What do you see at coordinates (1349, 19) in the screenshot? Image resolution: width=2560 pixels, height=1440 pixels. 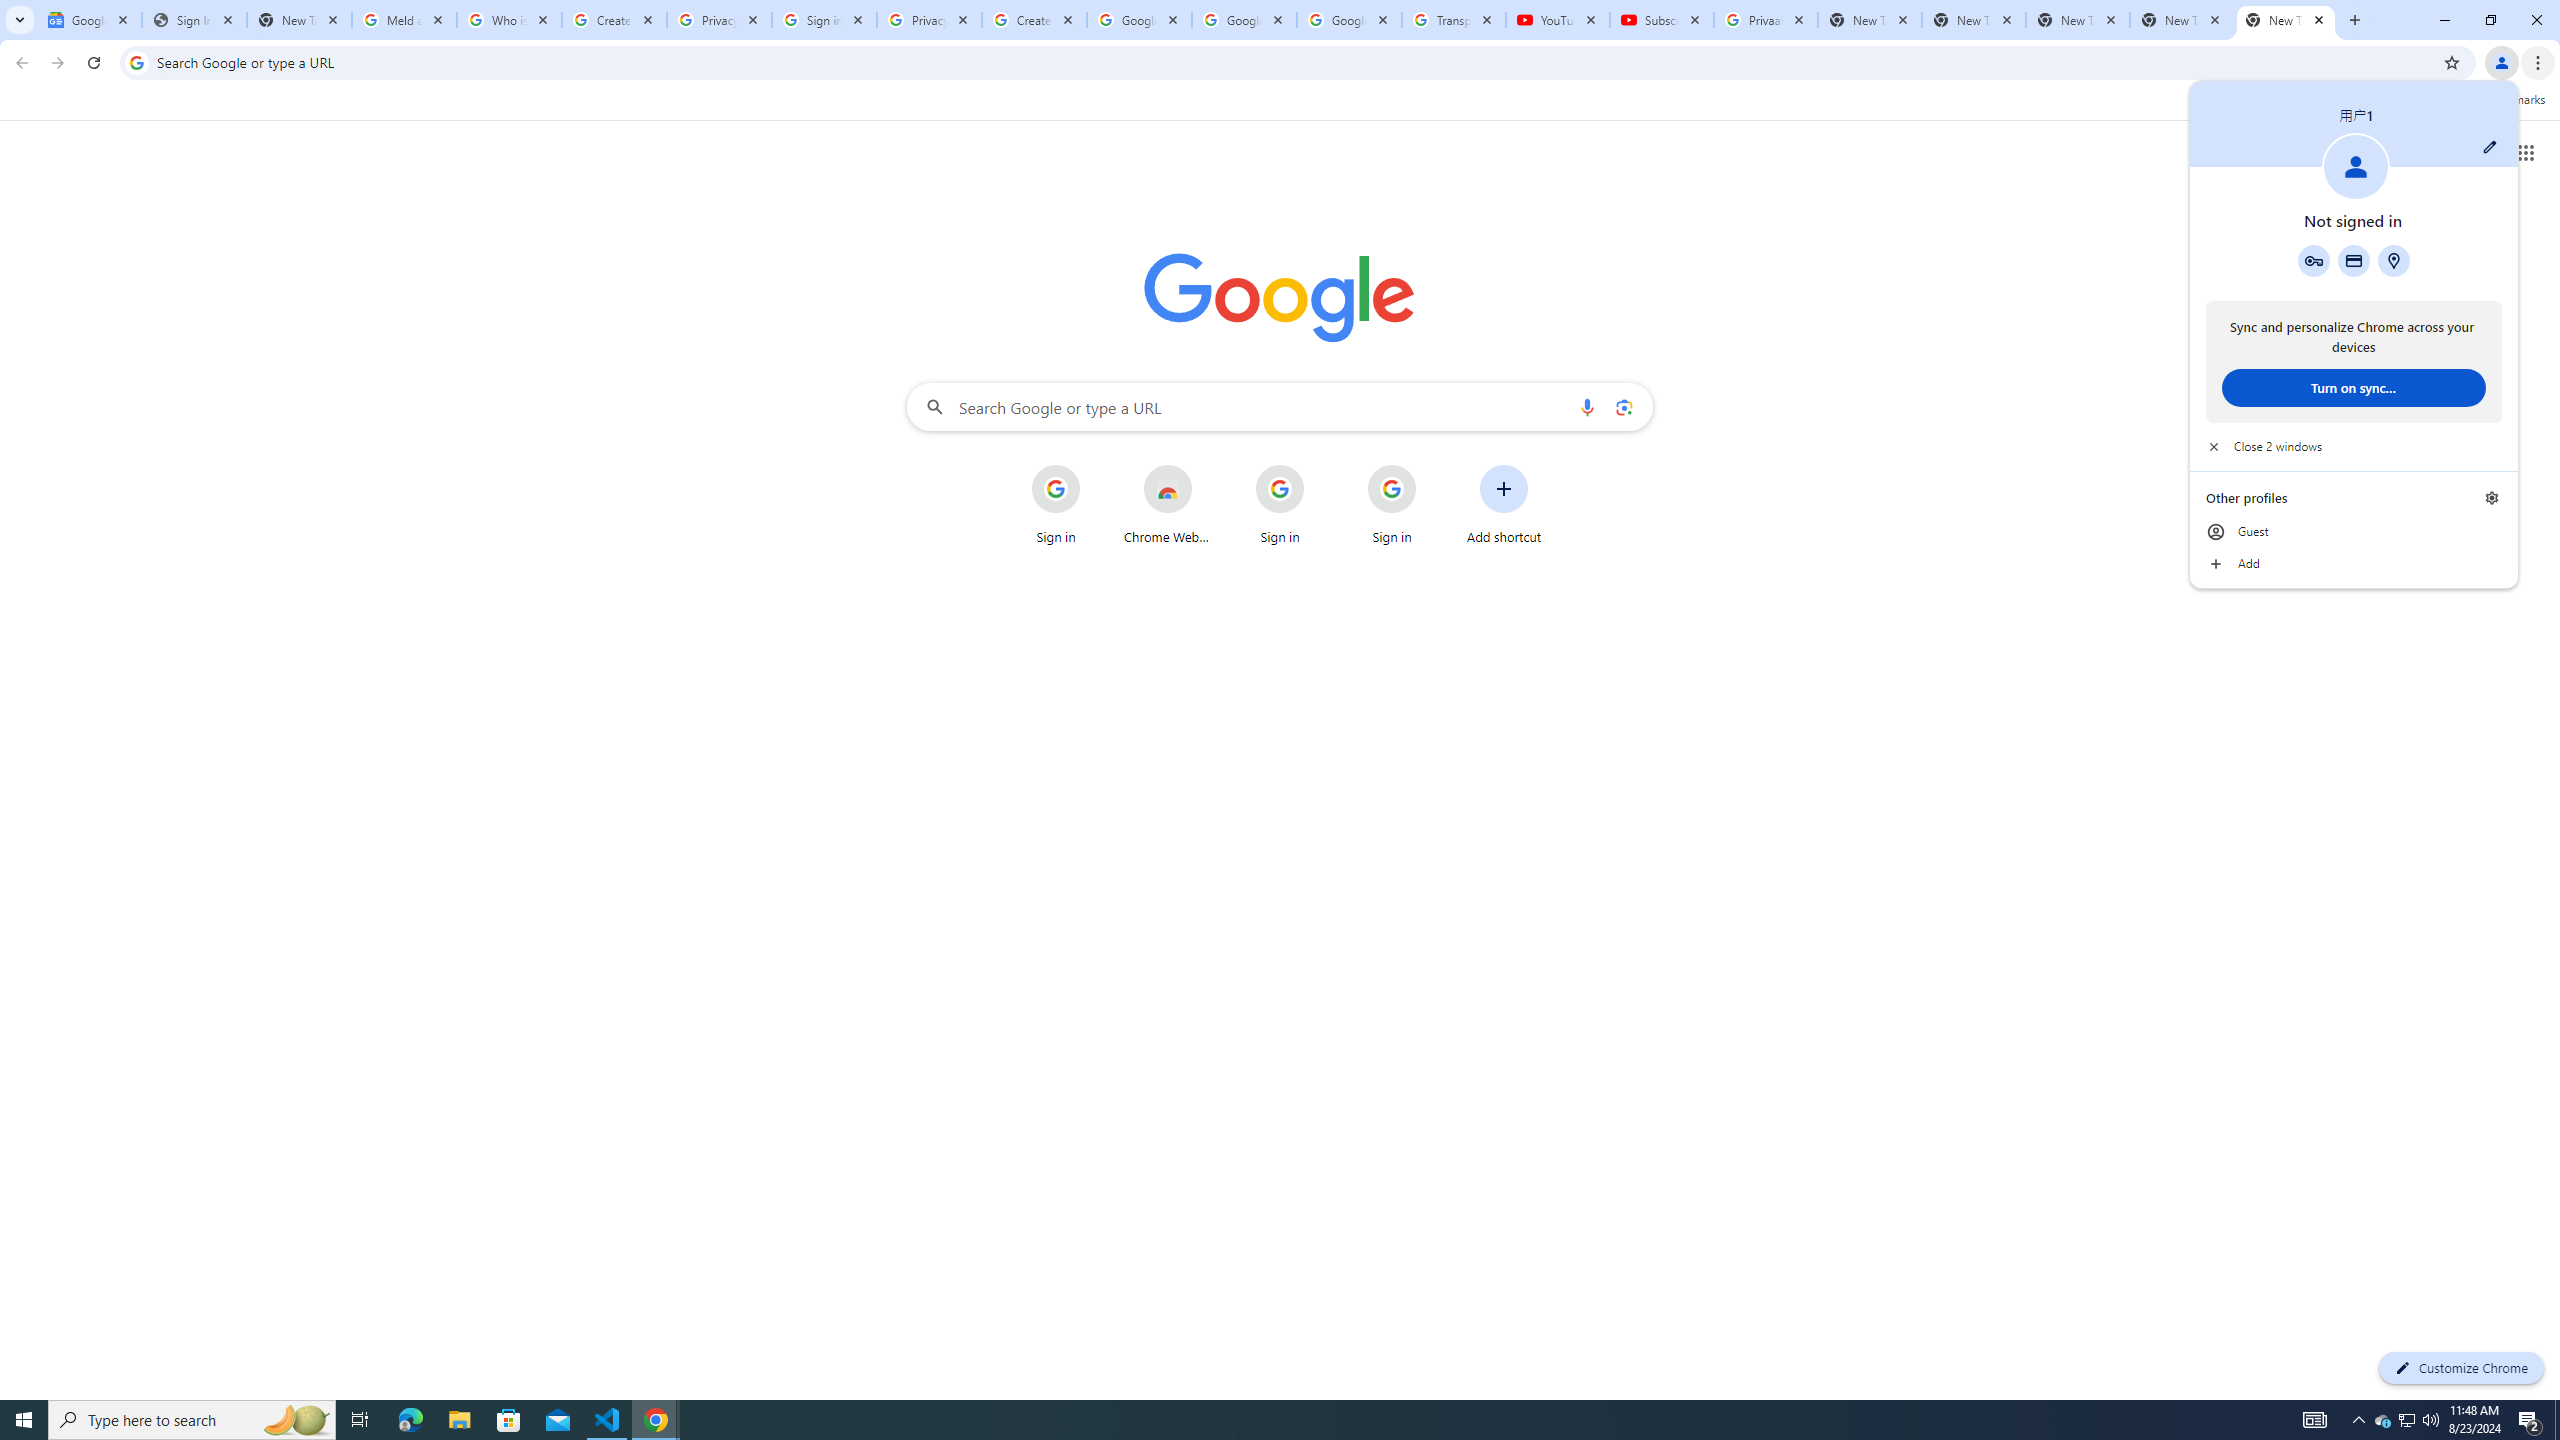 I see `'Google Account'` at bounding box center [1349, 19].